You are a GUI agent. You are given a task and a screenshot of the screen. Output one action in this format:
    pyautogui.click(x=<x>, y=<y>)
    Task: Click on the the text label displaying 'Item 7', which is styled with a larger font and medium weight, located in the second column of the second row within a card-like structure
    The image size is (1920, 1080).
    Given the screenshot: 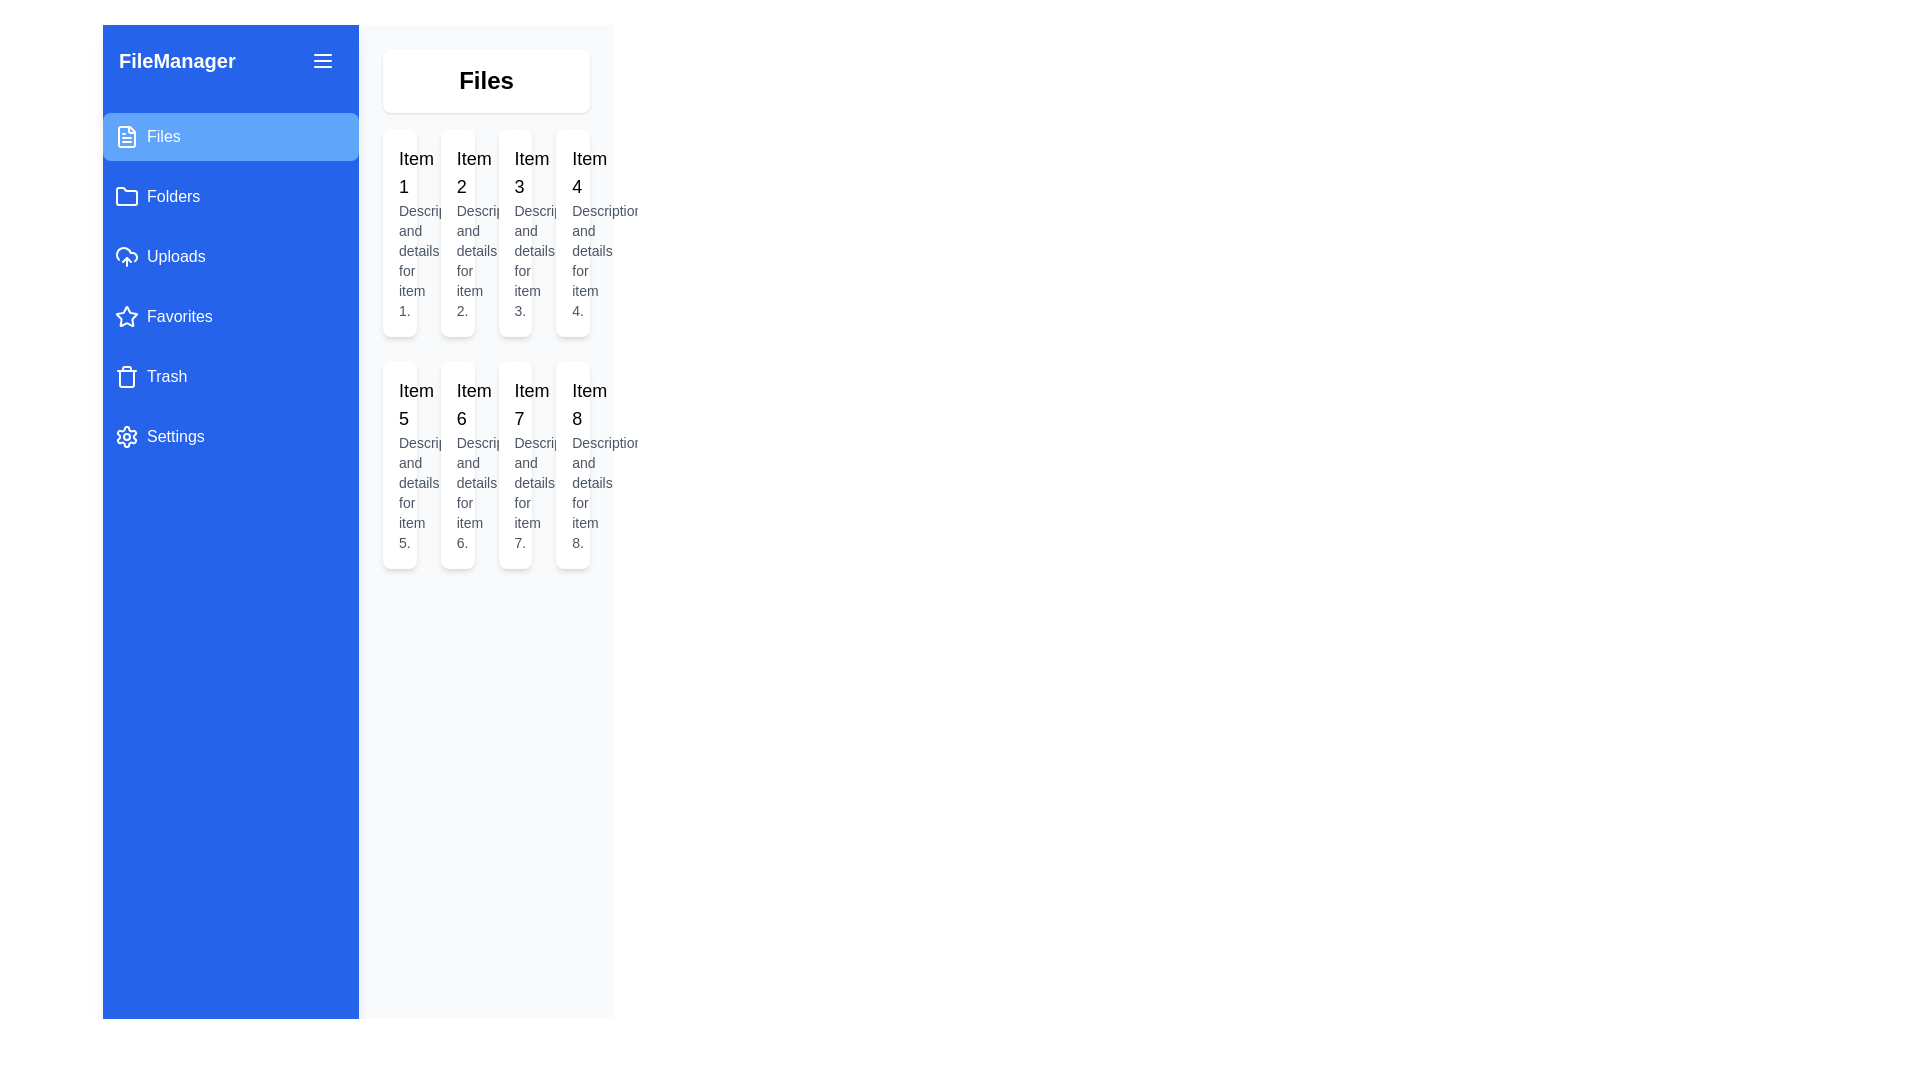 What is the action you would take?
    pyautogui.click(x=515, y=405)
    